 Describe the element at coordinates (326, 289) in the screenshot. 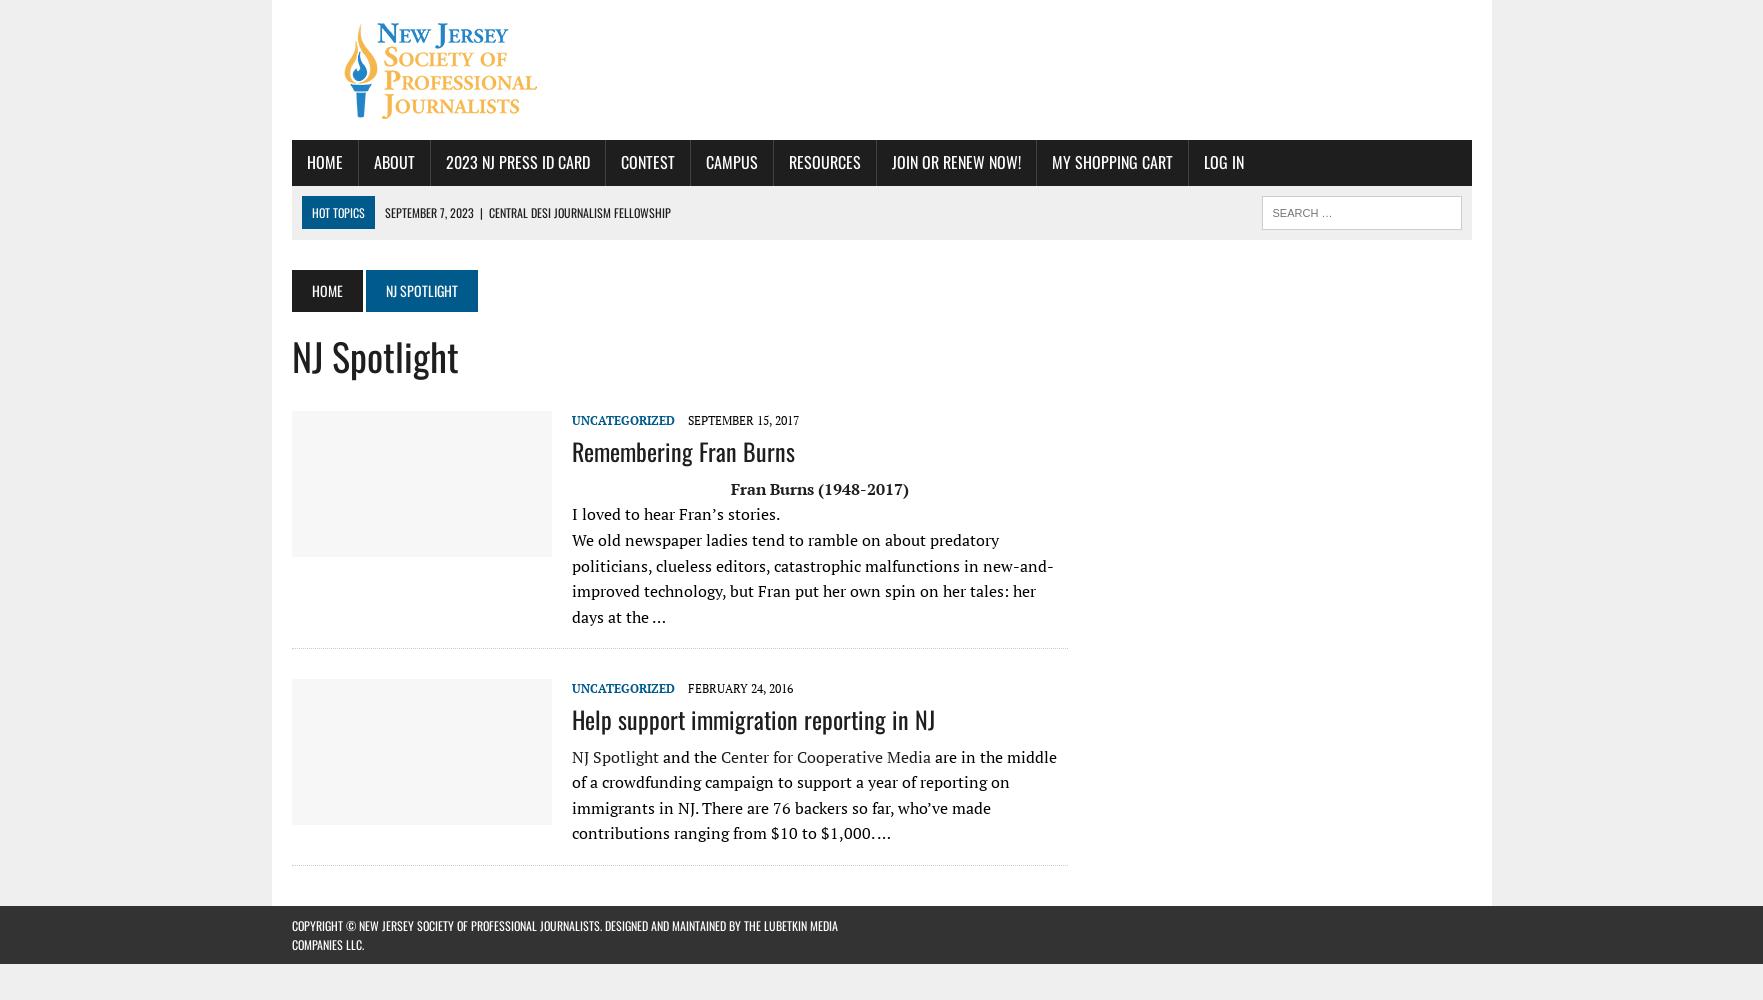

I see `'Home'` at that location.